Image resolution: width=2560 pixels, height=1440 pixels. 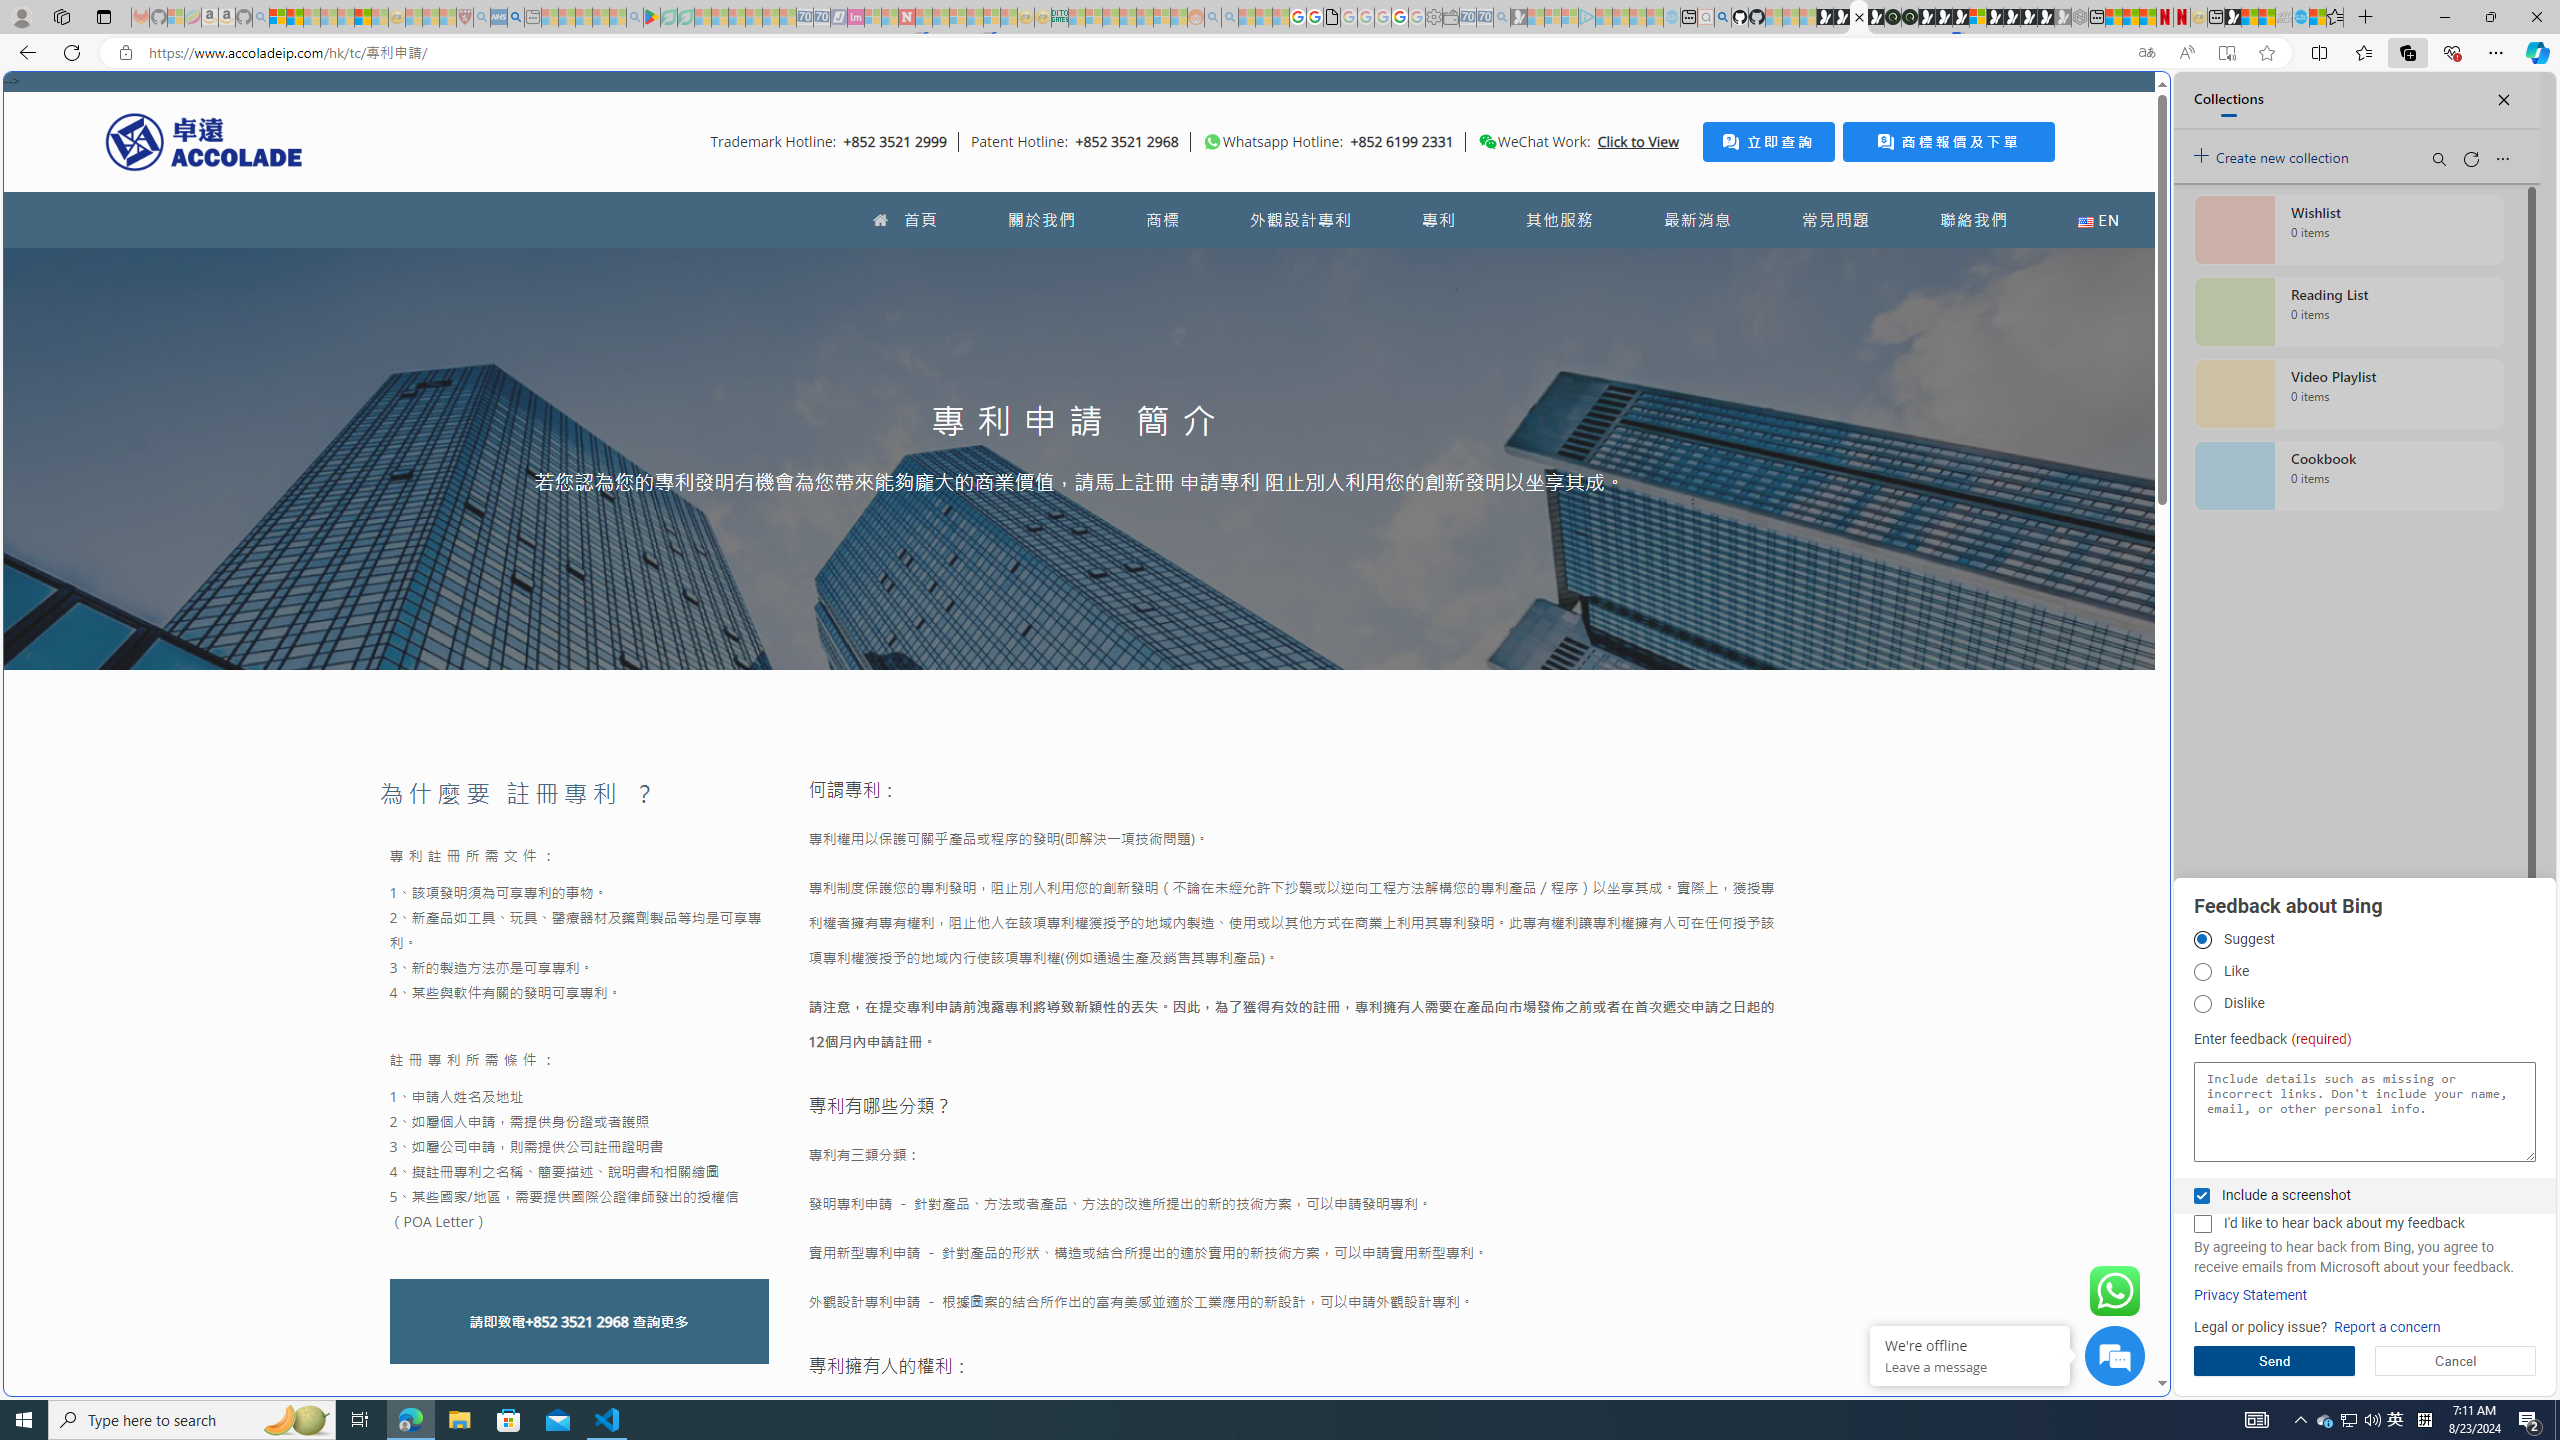 What do you see at coordinates (481, 16) in the screenshot?
I see `'list of asthma inhalers uk - Search - Sleeping'` at bounding box center [481, 16].